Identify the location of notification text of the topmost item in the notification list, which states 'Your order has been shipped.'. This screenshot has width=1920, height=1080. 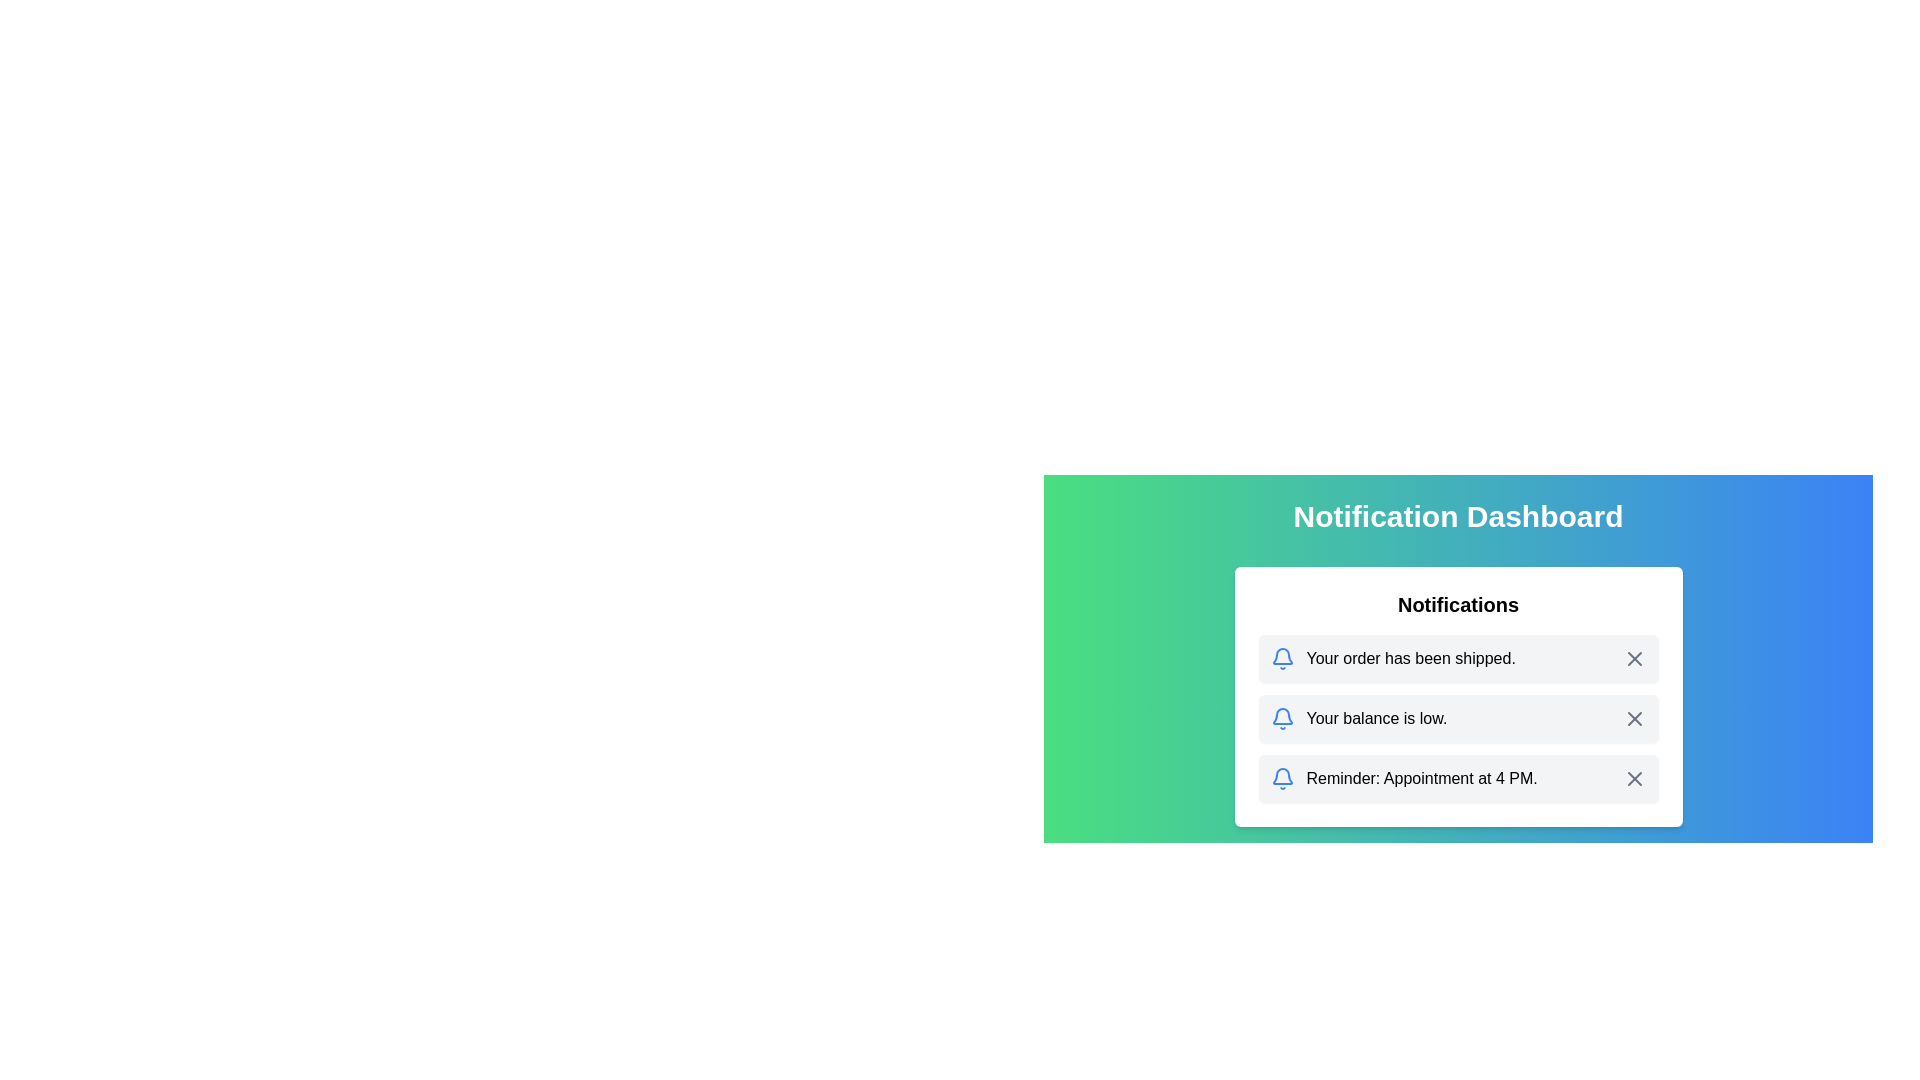
(1458, 663).